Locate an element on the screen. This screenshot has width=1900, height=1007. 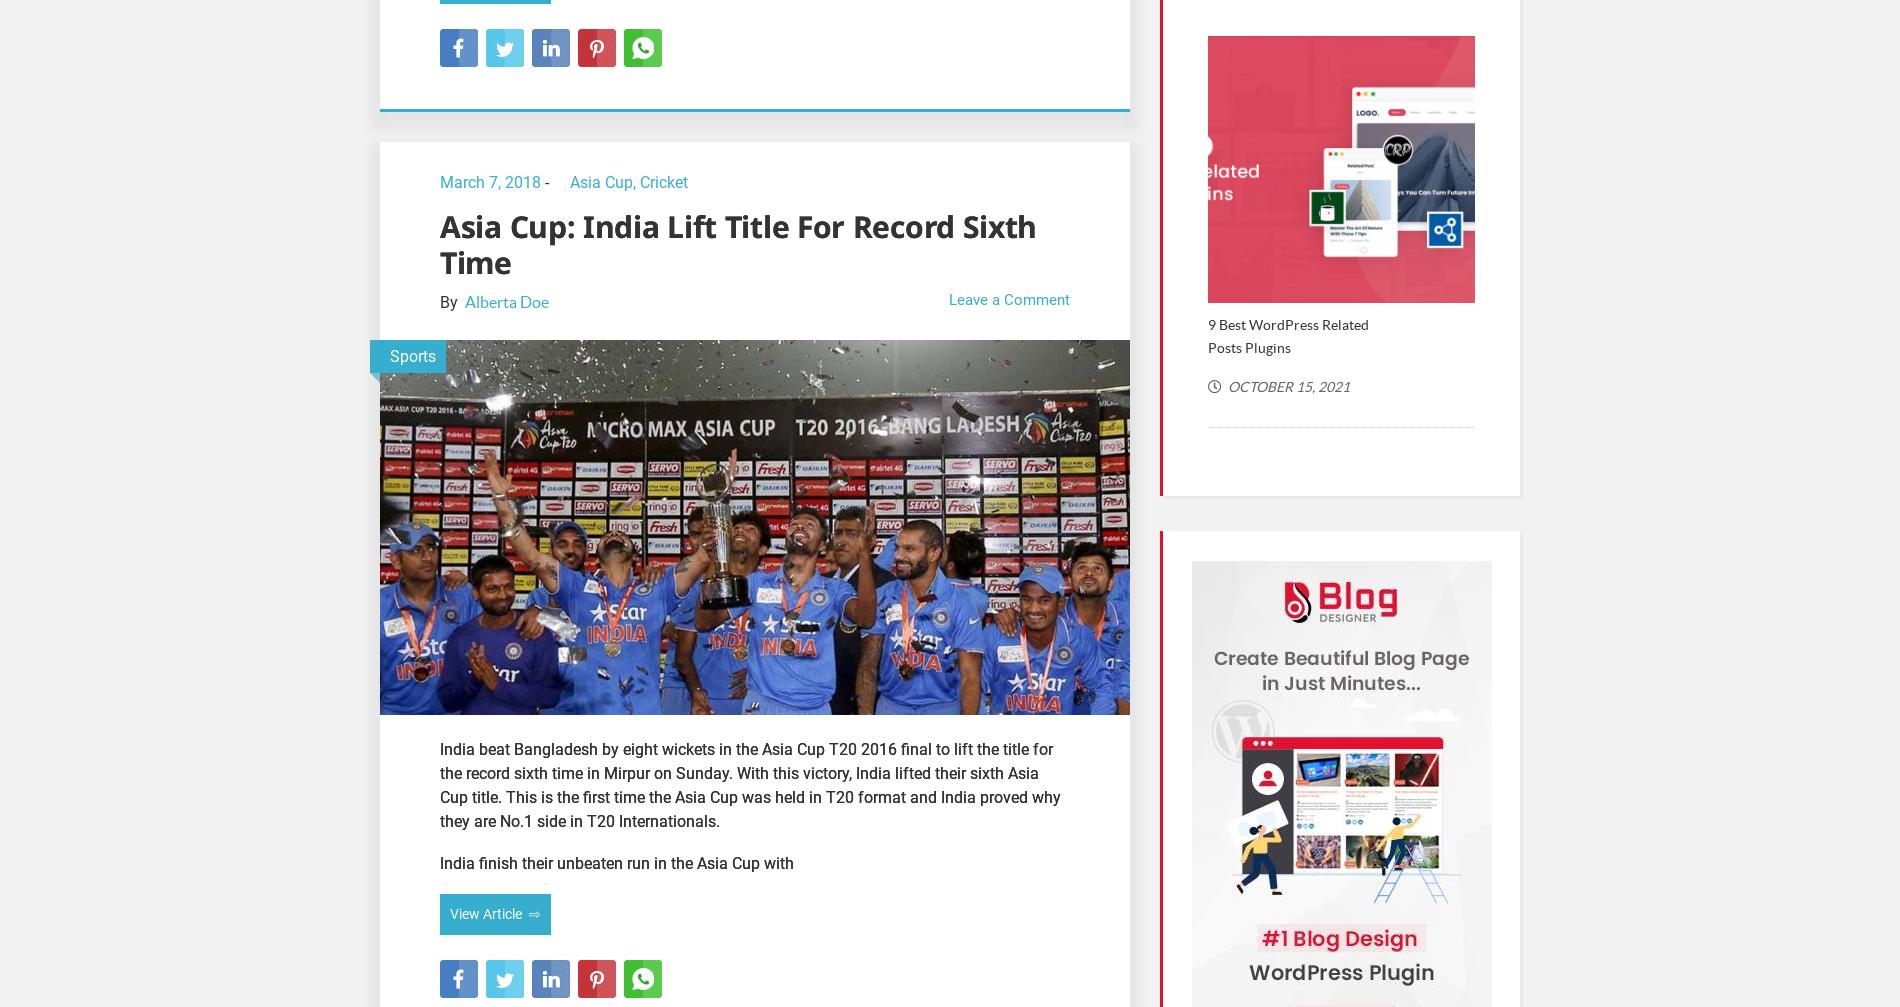
'September 22, 2021' is located at coordinates (1560, 409).